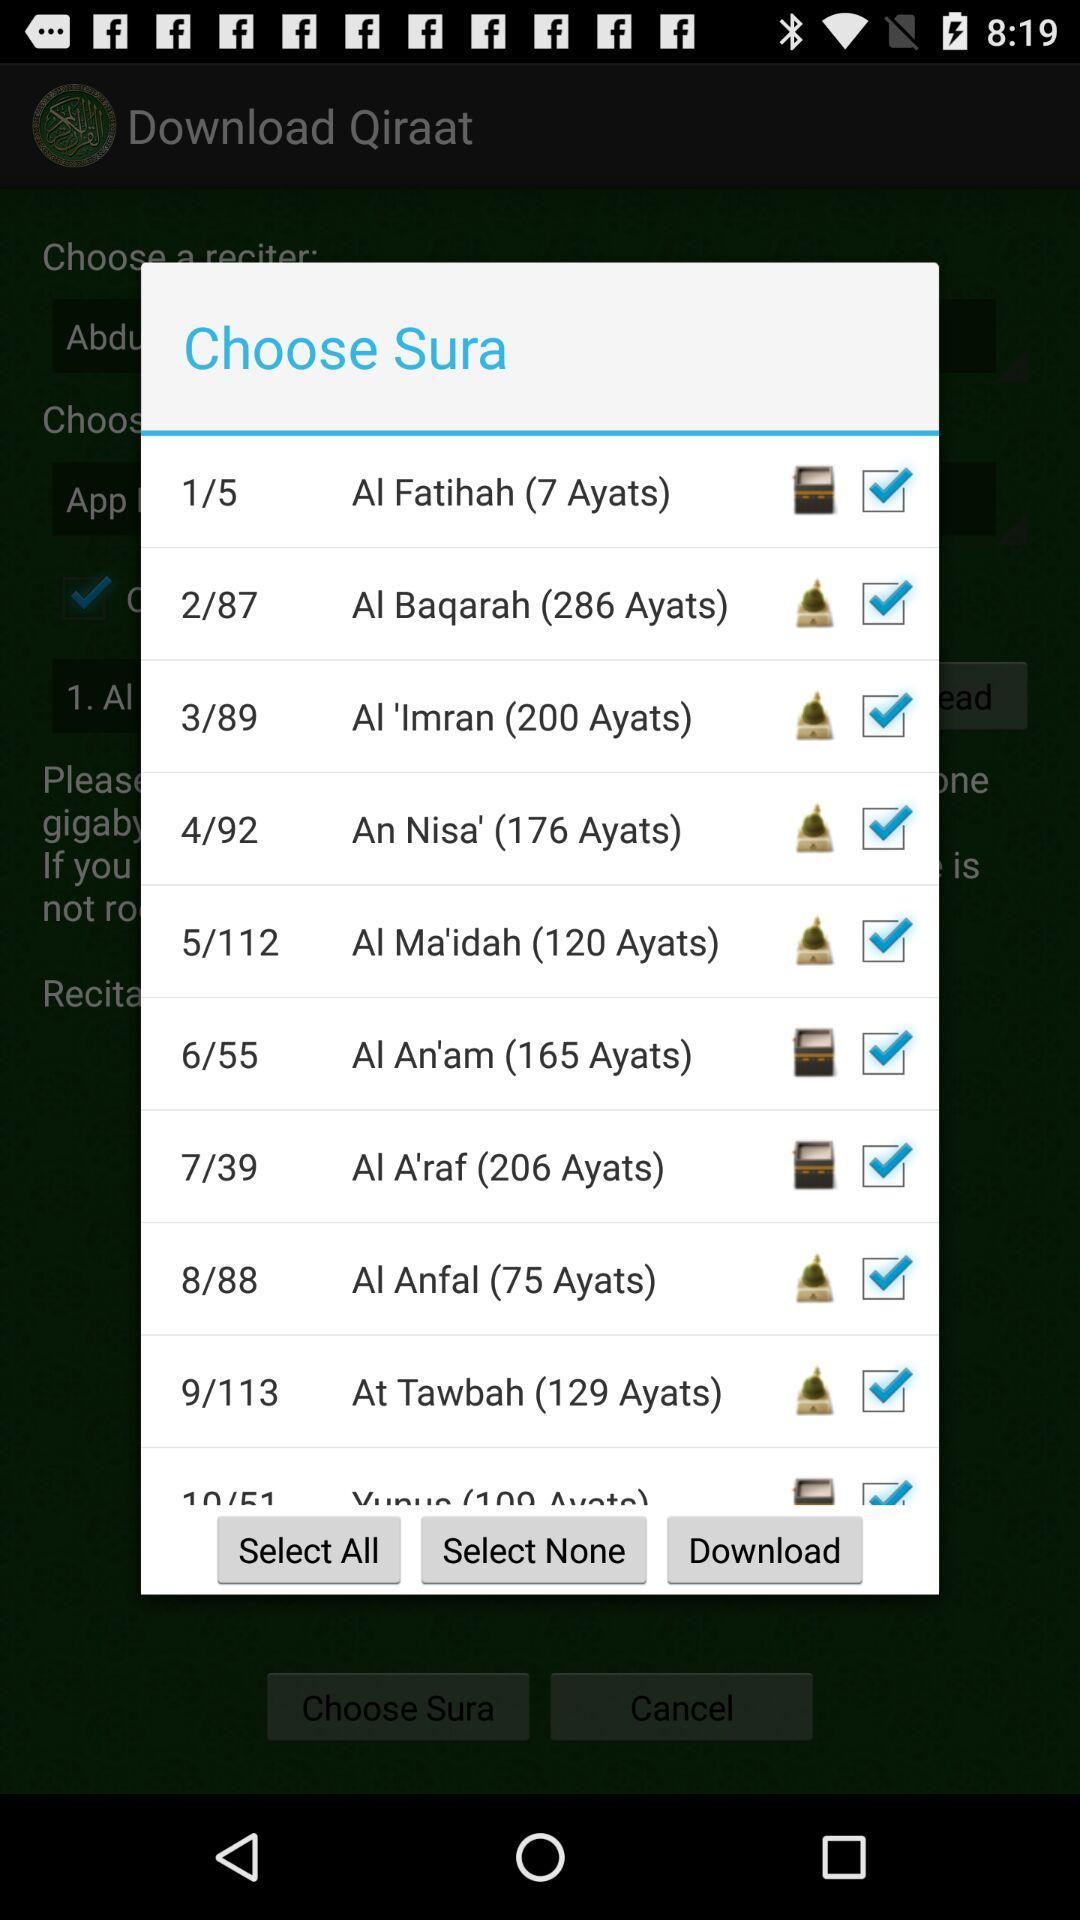 Image resolution: width=1080 pixels, height=1920 pixels. What do you see at coordinates (882, 828) in the screenshot?
I see `item` at bounding box center [882, 828].